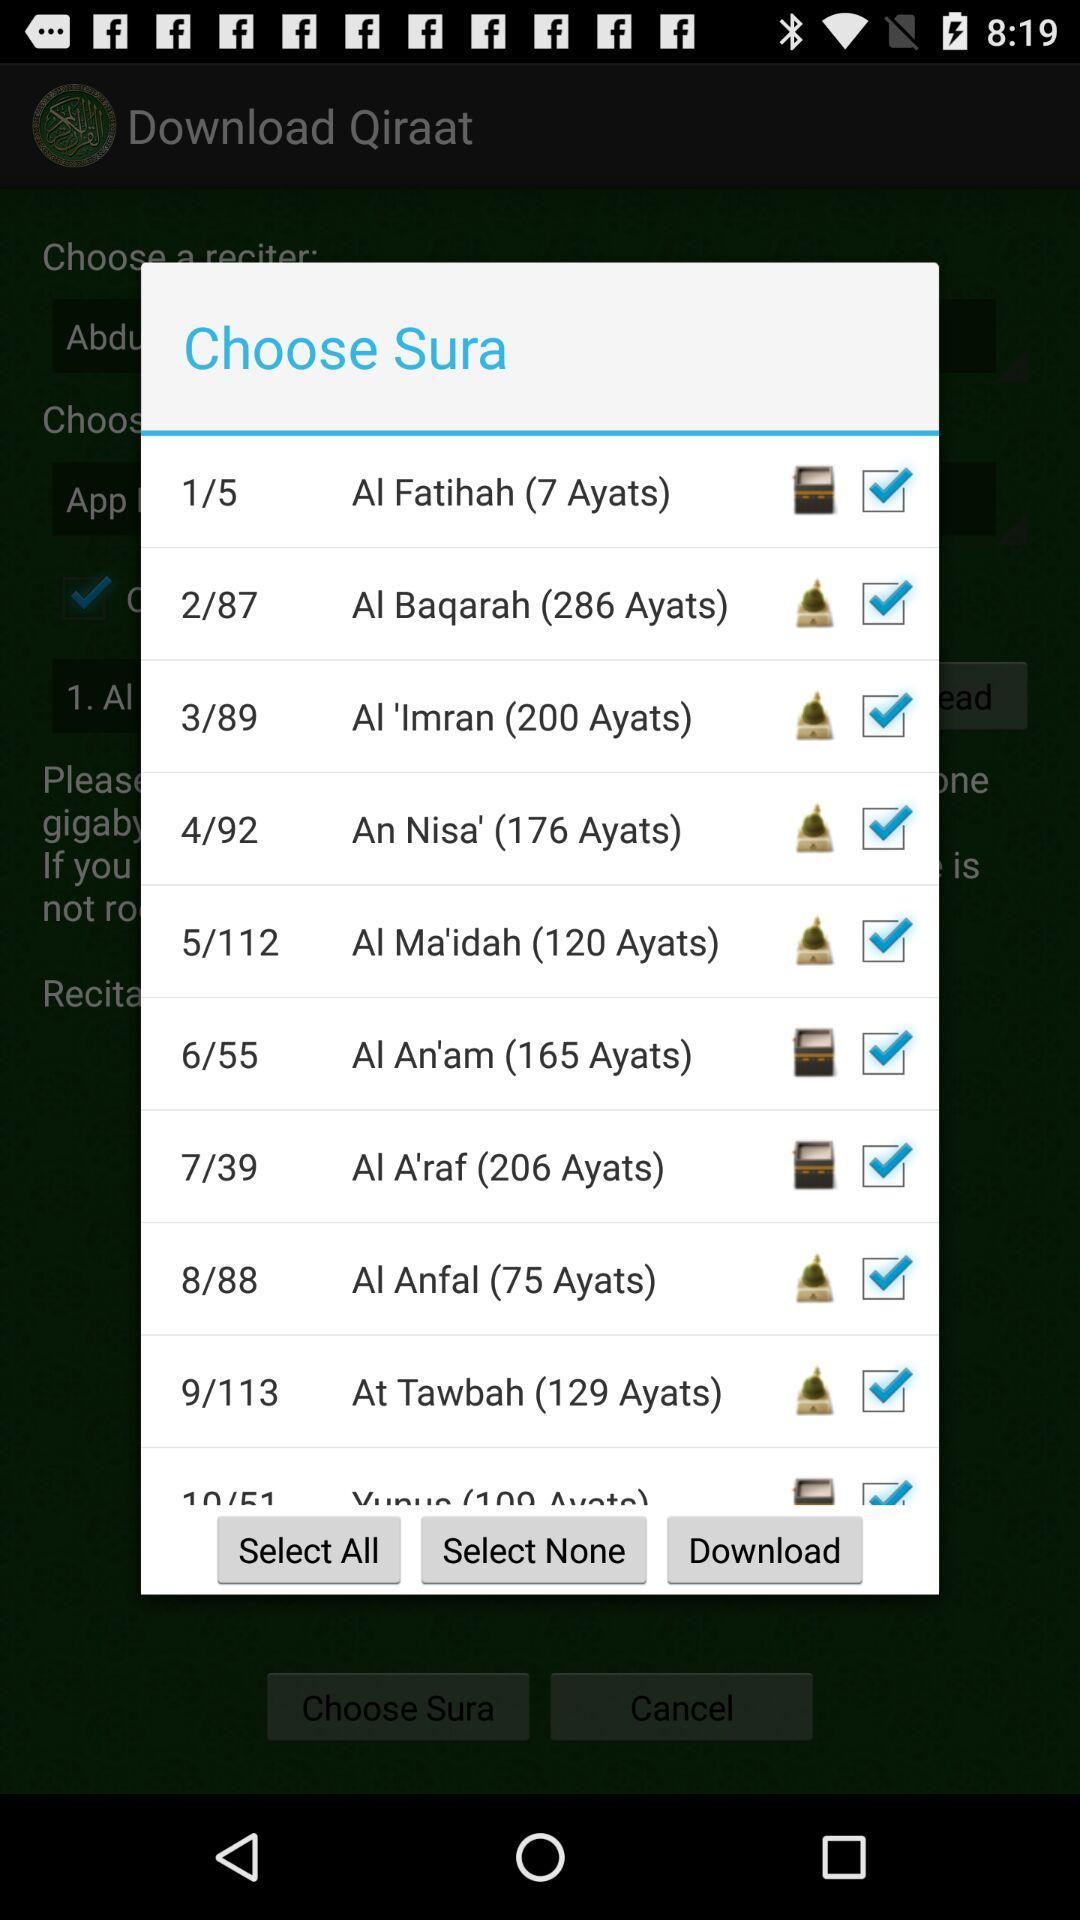 Image resolution: width=1080 pixels, height=1920 pixels. What do you see at coordinates (882, 828) in the screenshot?
I see `item` at bounding box center [882, 828].